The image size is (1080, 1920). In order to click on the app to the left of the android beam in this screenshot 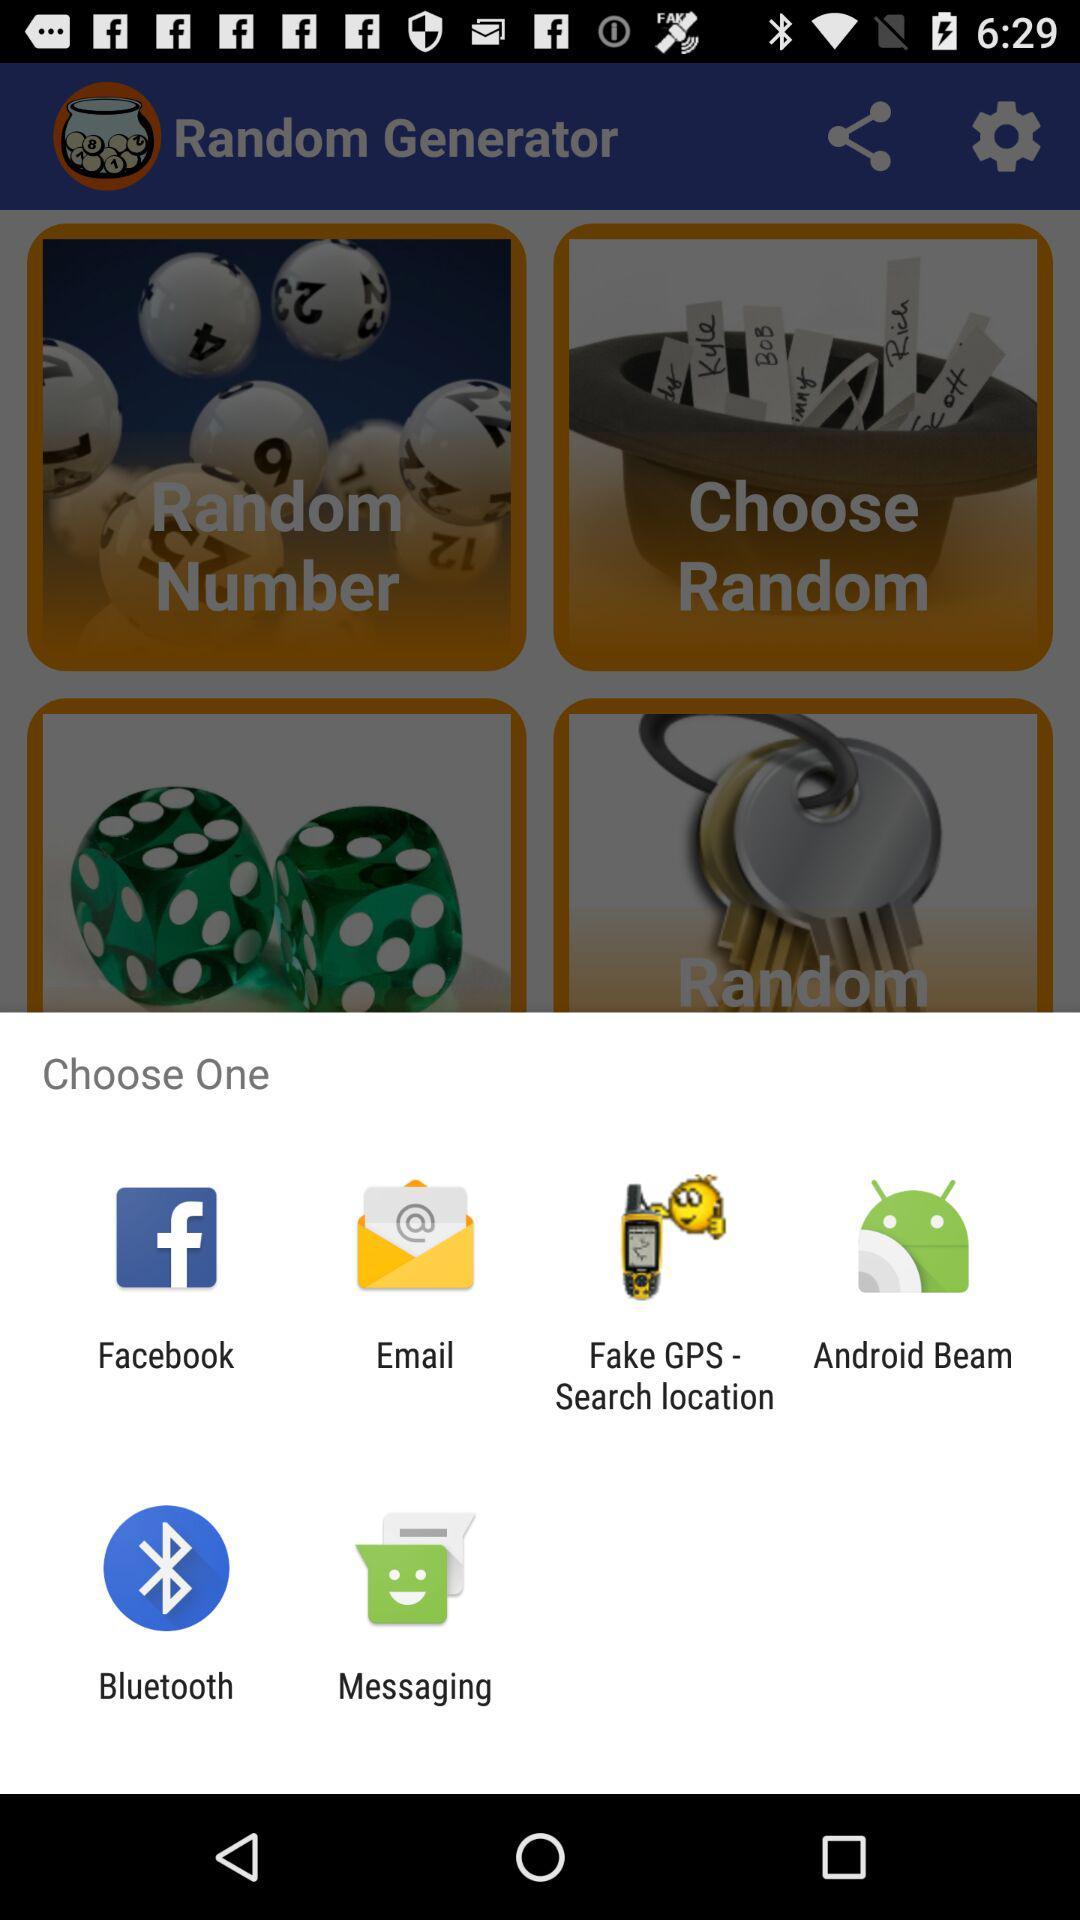, I will do `click(664, 1374)`.